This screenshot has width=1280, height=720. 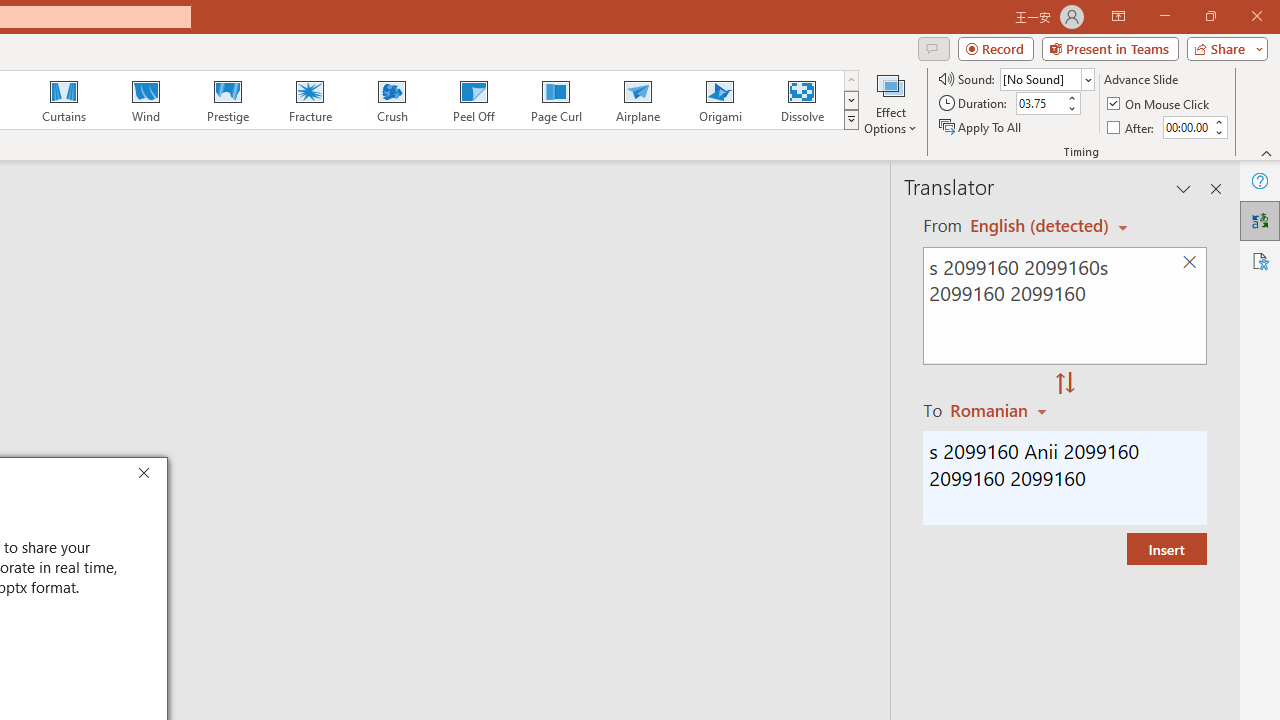 What do you see at coordinates (391, 100) in the screenshot?
I see `'Crush'` at bounding box center [391, 100].